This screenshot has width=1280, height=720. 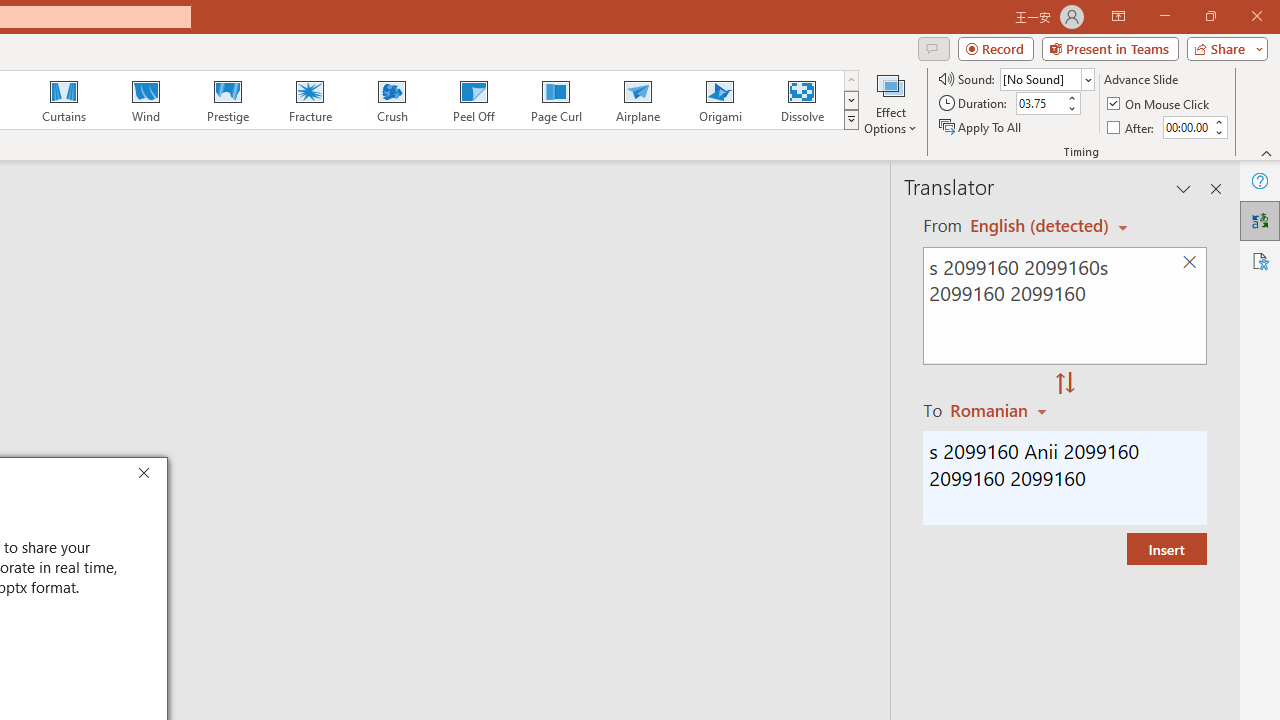 What do you see at coordinates (391, 100) in the screenshot?
I see `'Crush'` at bounding box center [391, 100].